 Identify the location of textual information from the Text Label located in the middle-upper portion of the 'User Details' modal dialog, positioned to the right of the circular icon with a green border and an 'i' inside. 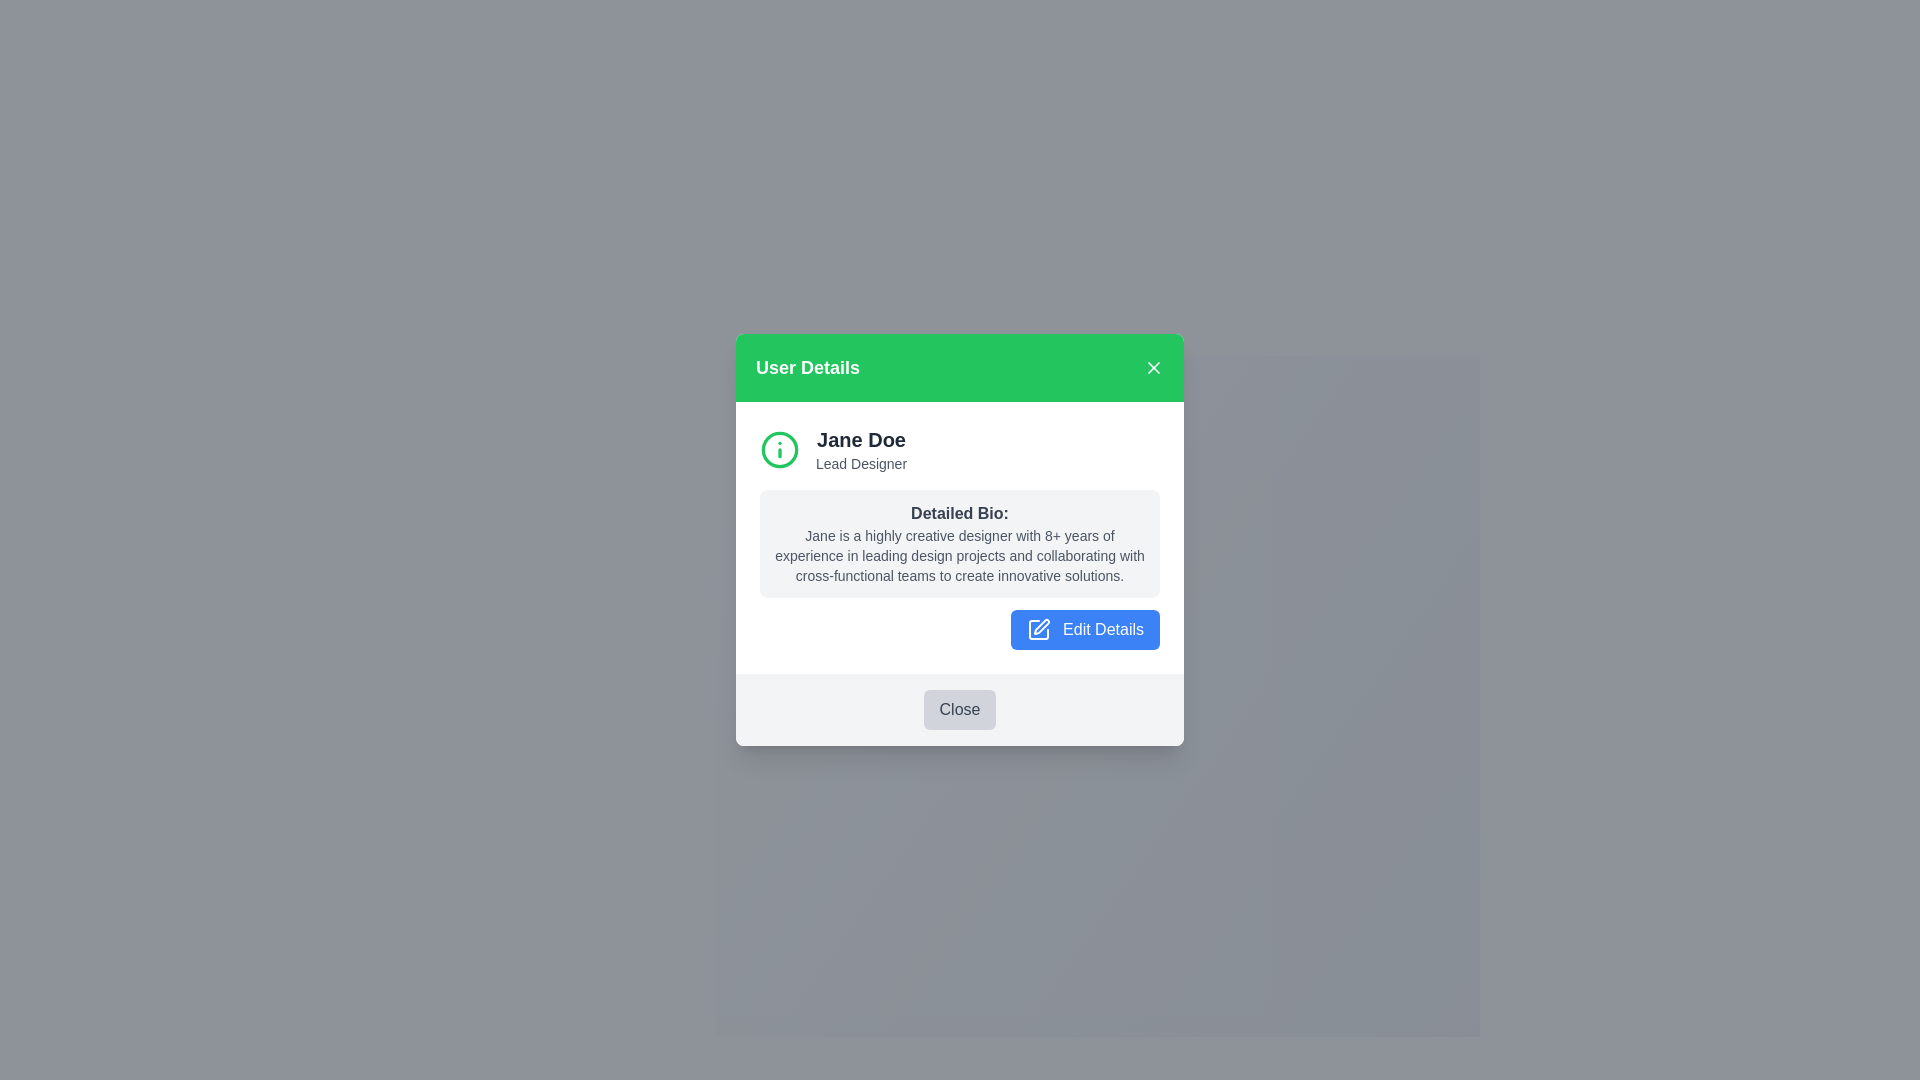
(861, 448).